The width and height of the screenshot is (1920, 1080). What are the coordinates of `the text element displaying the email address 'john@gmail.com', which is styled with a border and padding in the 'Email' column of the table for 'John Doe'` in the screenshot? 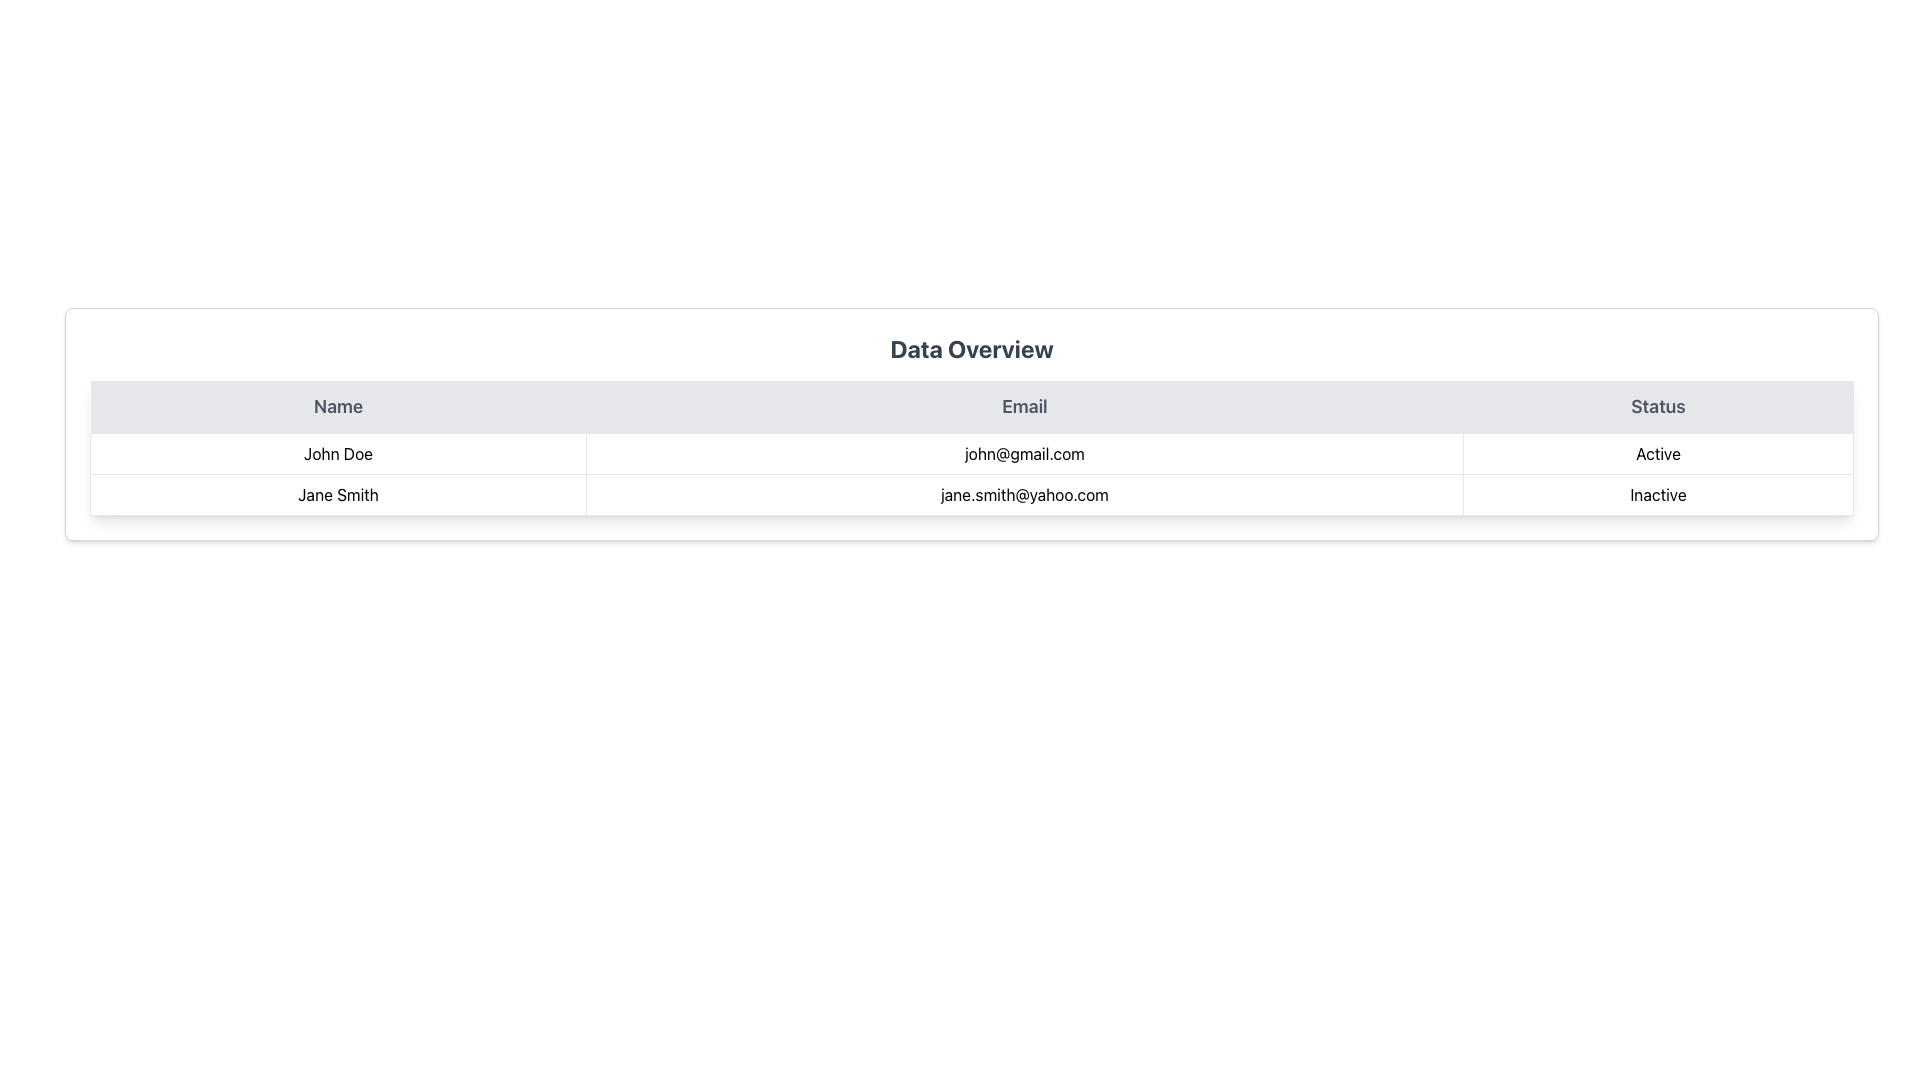 It's located at (1024, 454).